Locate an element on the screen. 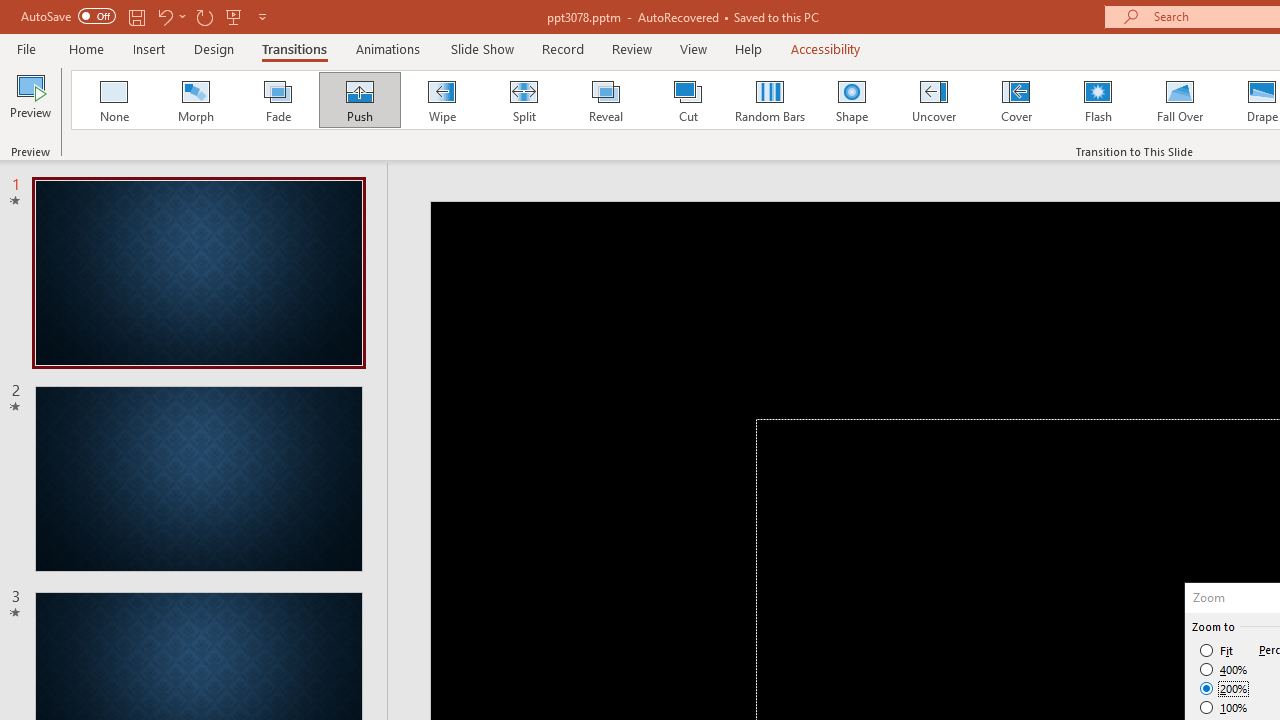 The image size is (1280, 720). 'Shape' is located at coordinates (852, 100).